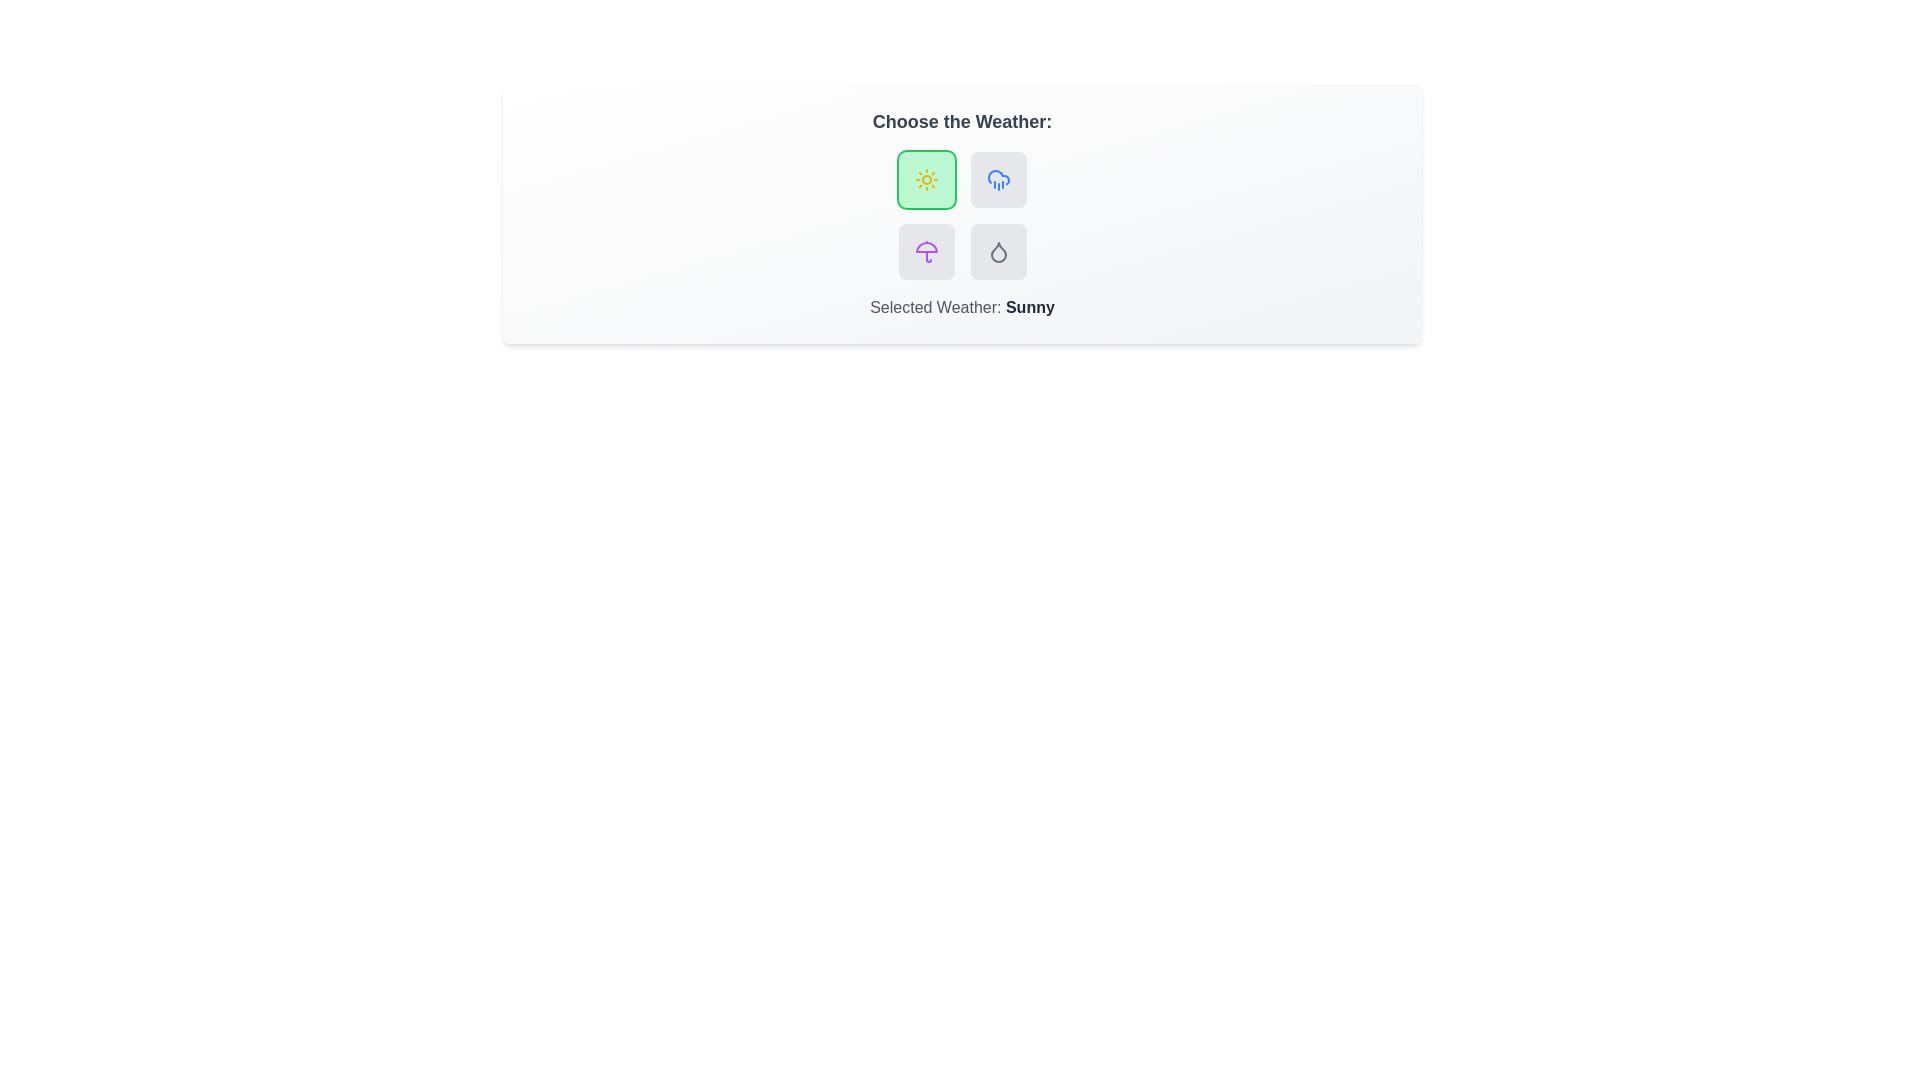 This screenshot has height=1080, width=1920. What do you see at coordinates (998, 180) in the screenshot?
I see `the weather option Rainy by clicking the corresponding button` at bounding box center [998, 180].